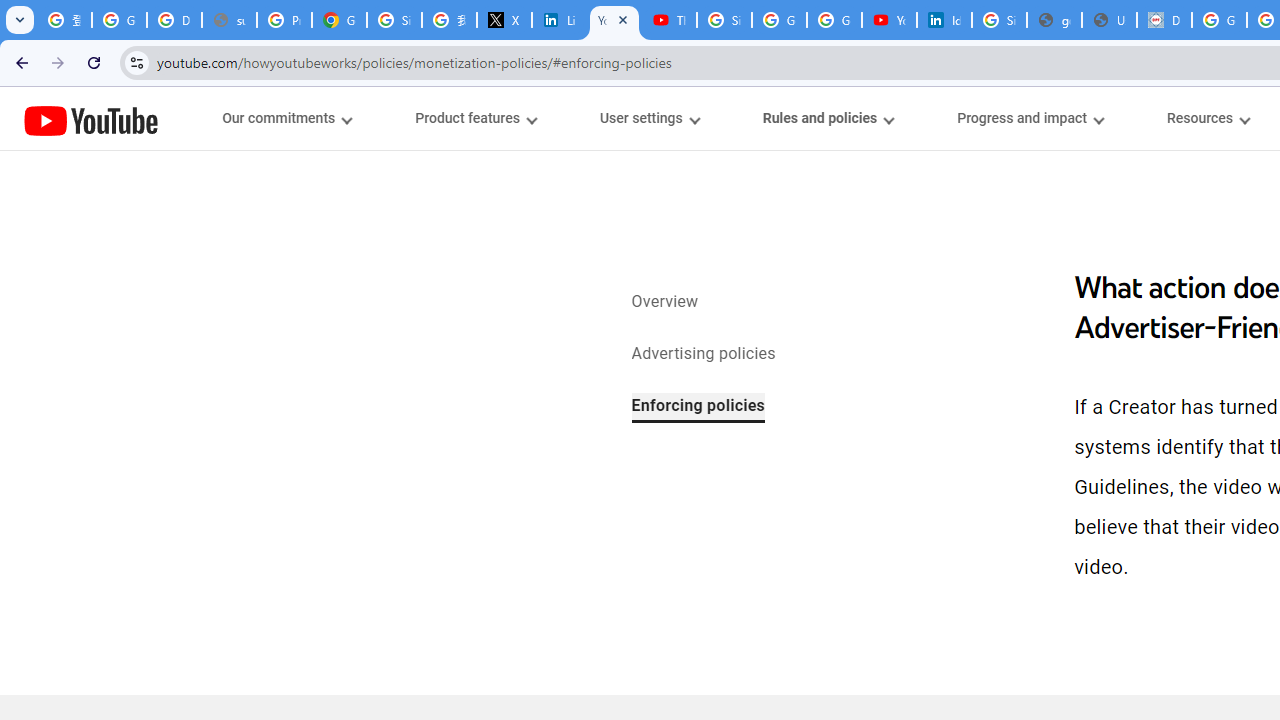  I want to click on 'Progress and impact menupopup', so click(1030, 118).